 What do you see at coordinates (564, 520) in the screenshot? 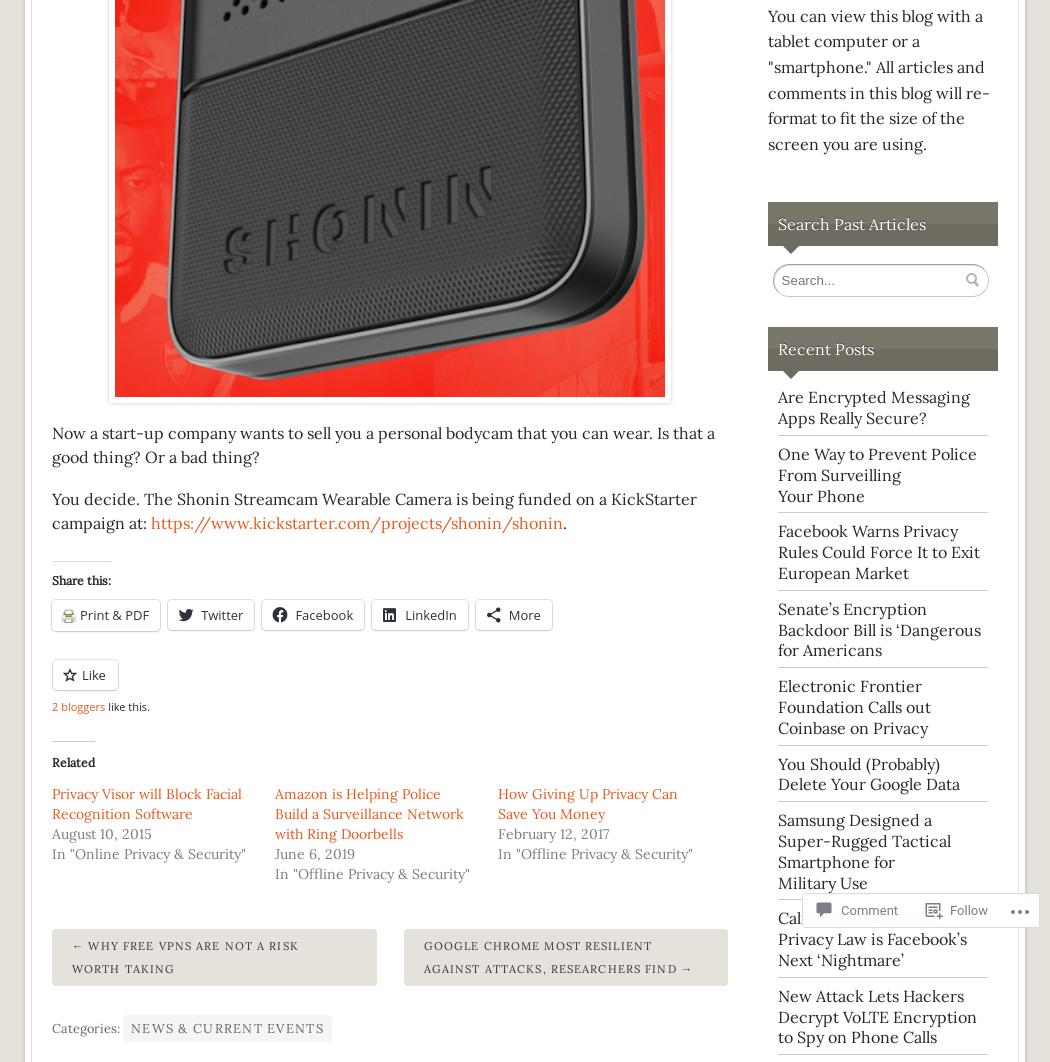
I see `'.'` at bounding box center [564, 520].